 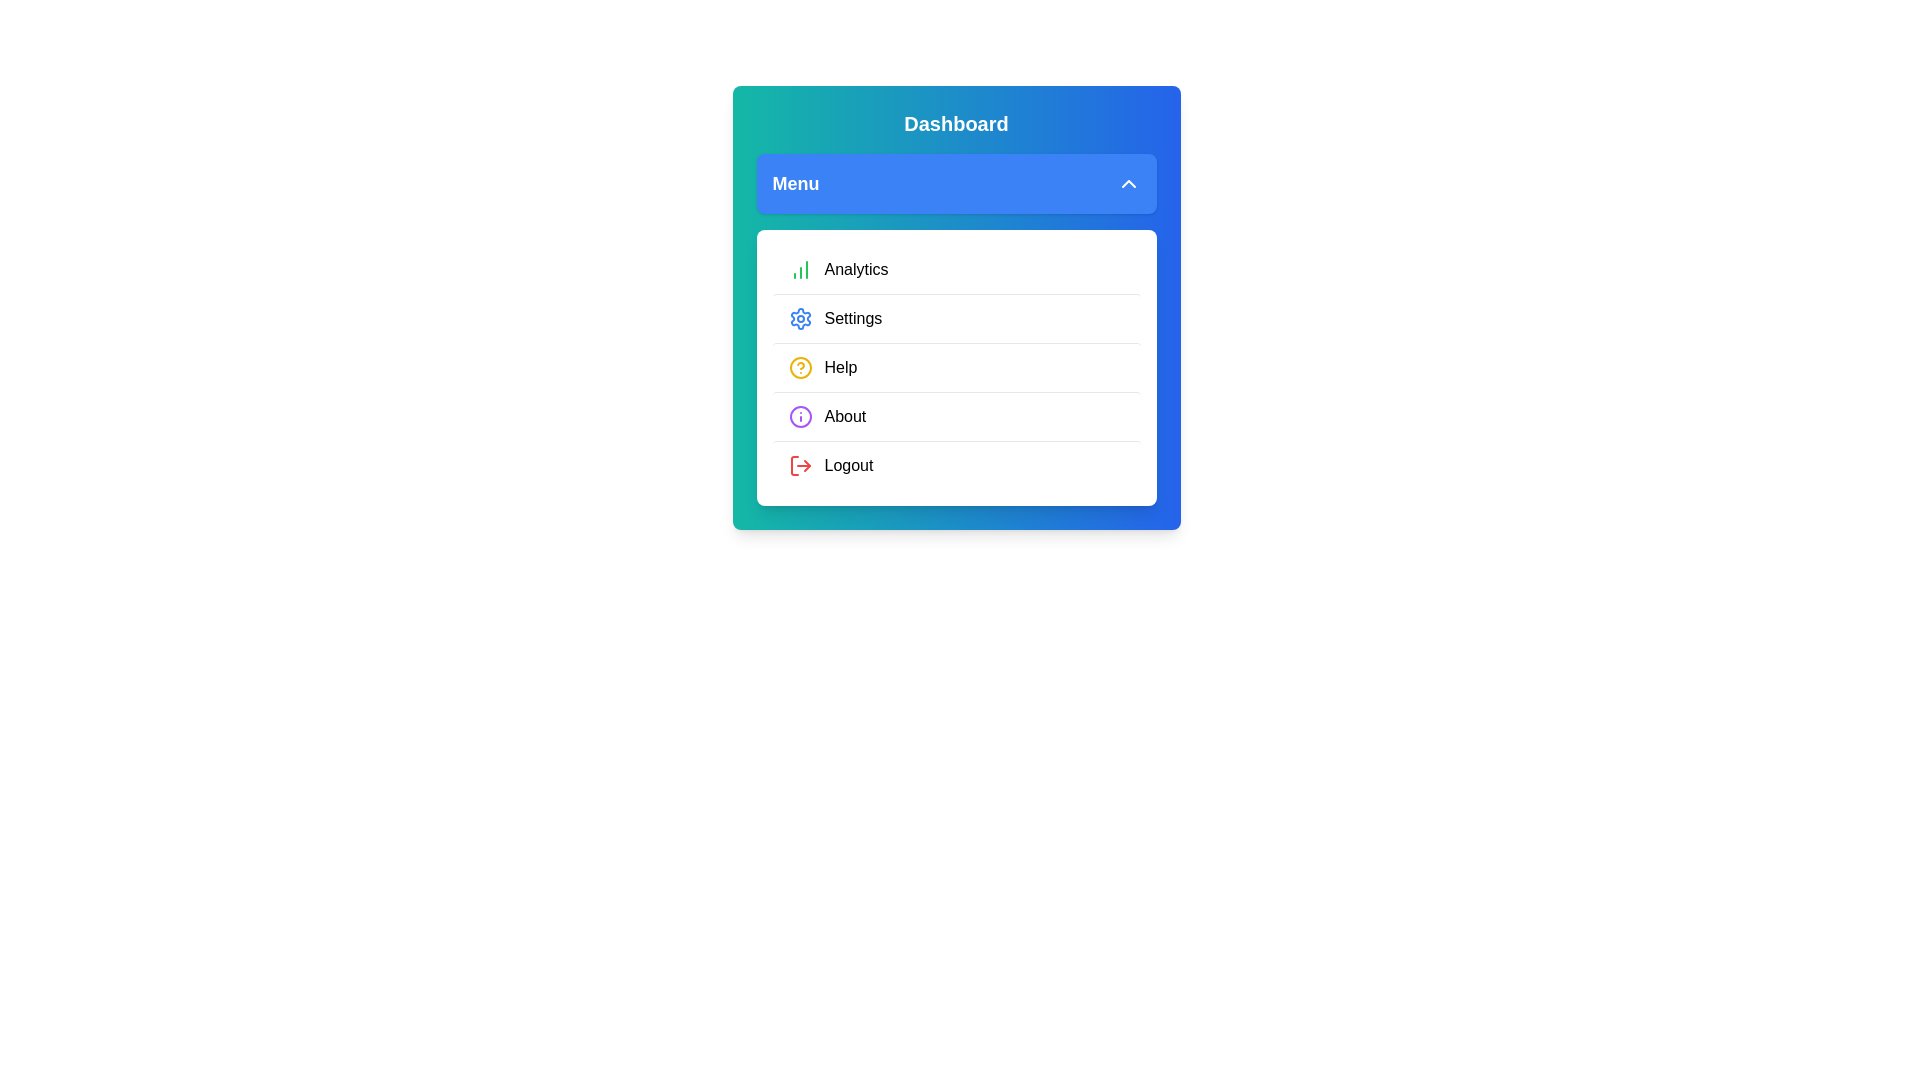 What do you see at coordinates (800, 415) in the screenshot?
I see `the circular informational icon with a purple outline located next to the 'About' text in the menu` at bounding box center [800, 415].